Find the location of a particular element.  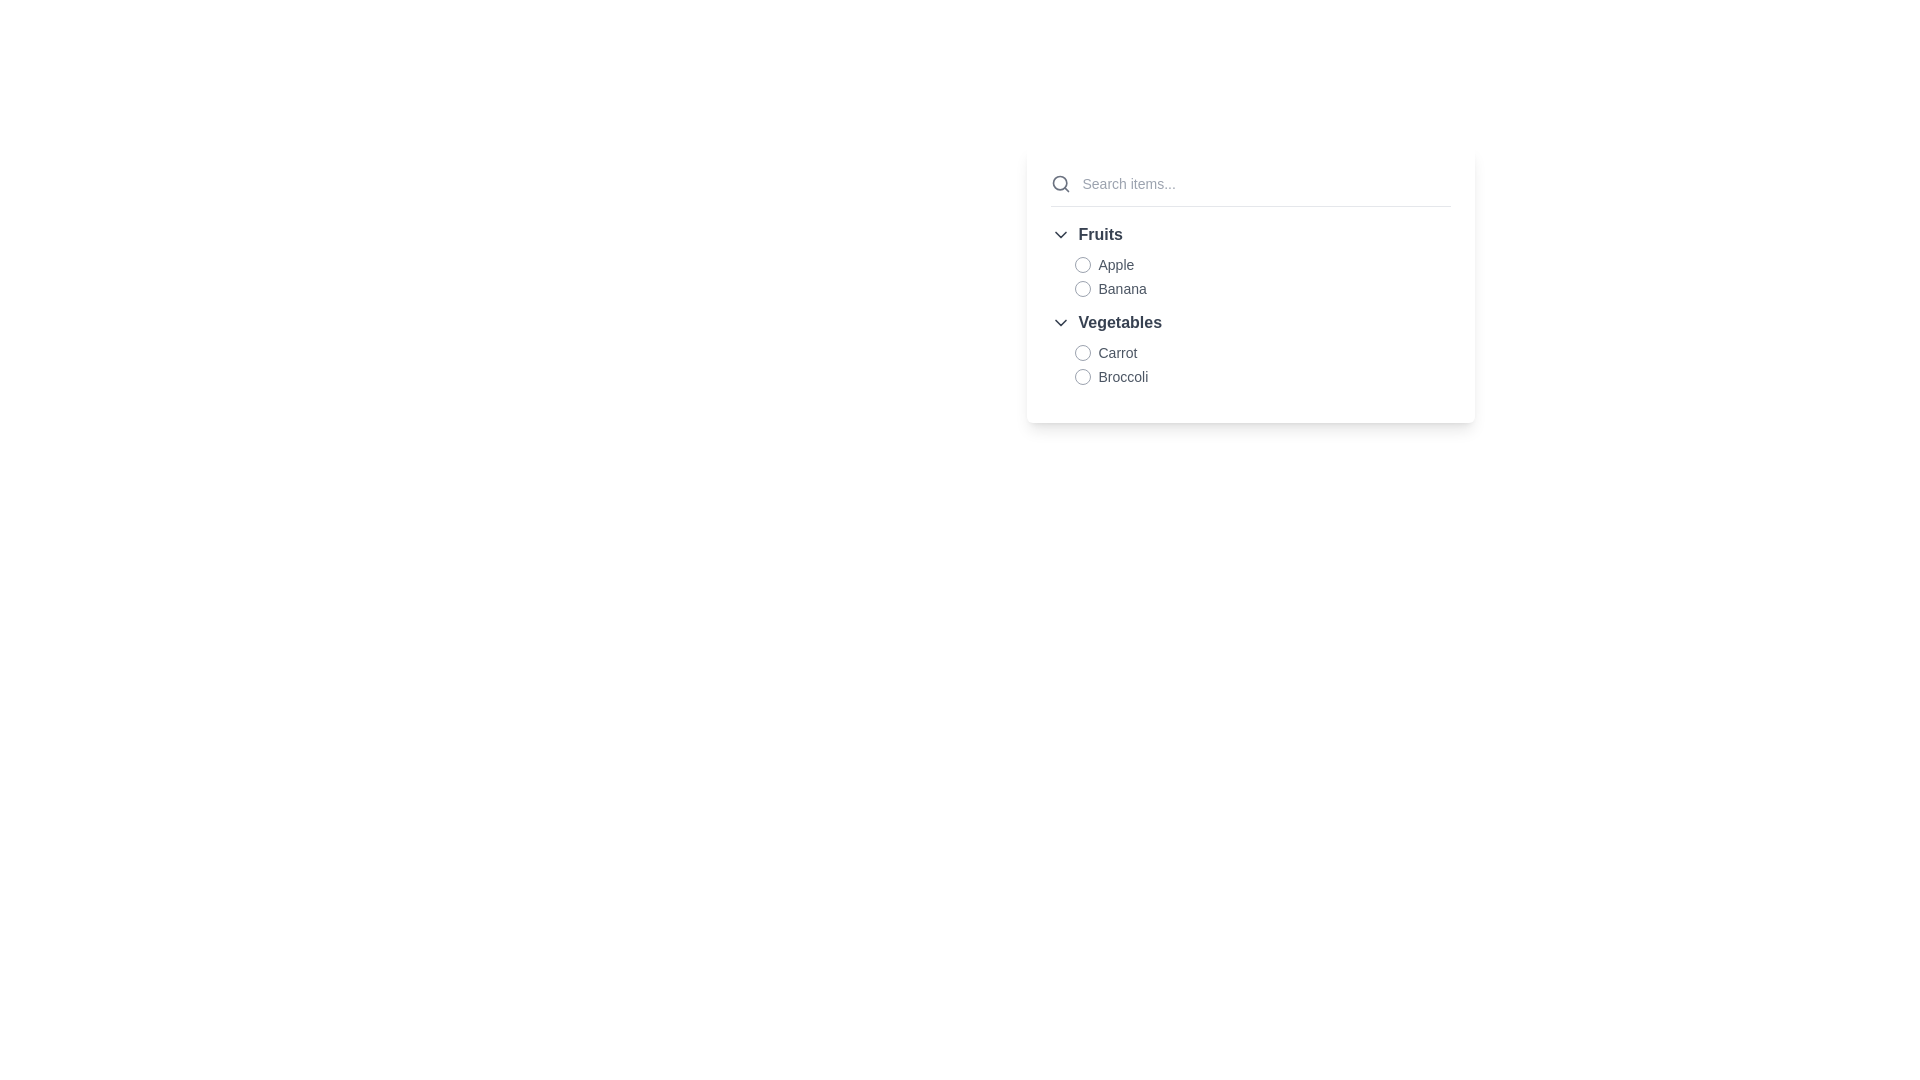

the 'Vegetables' section is located at coordinates (1248, 347).